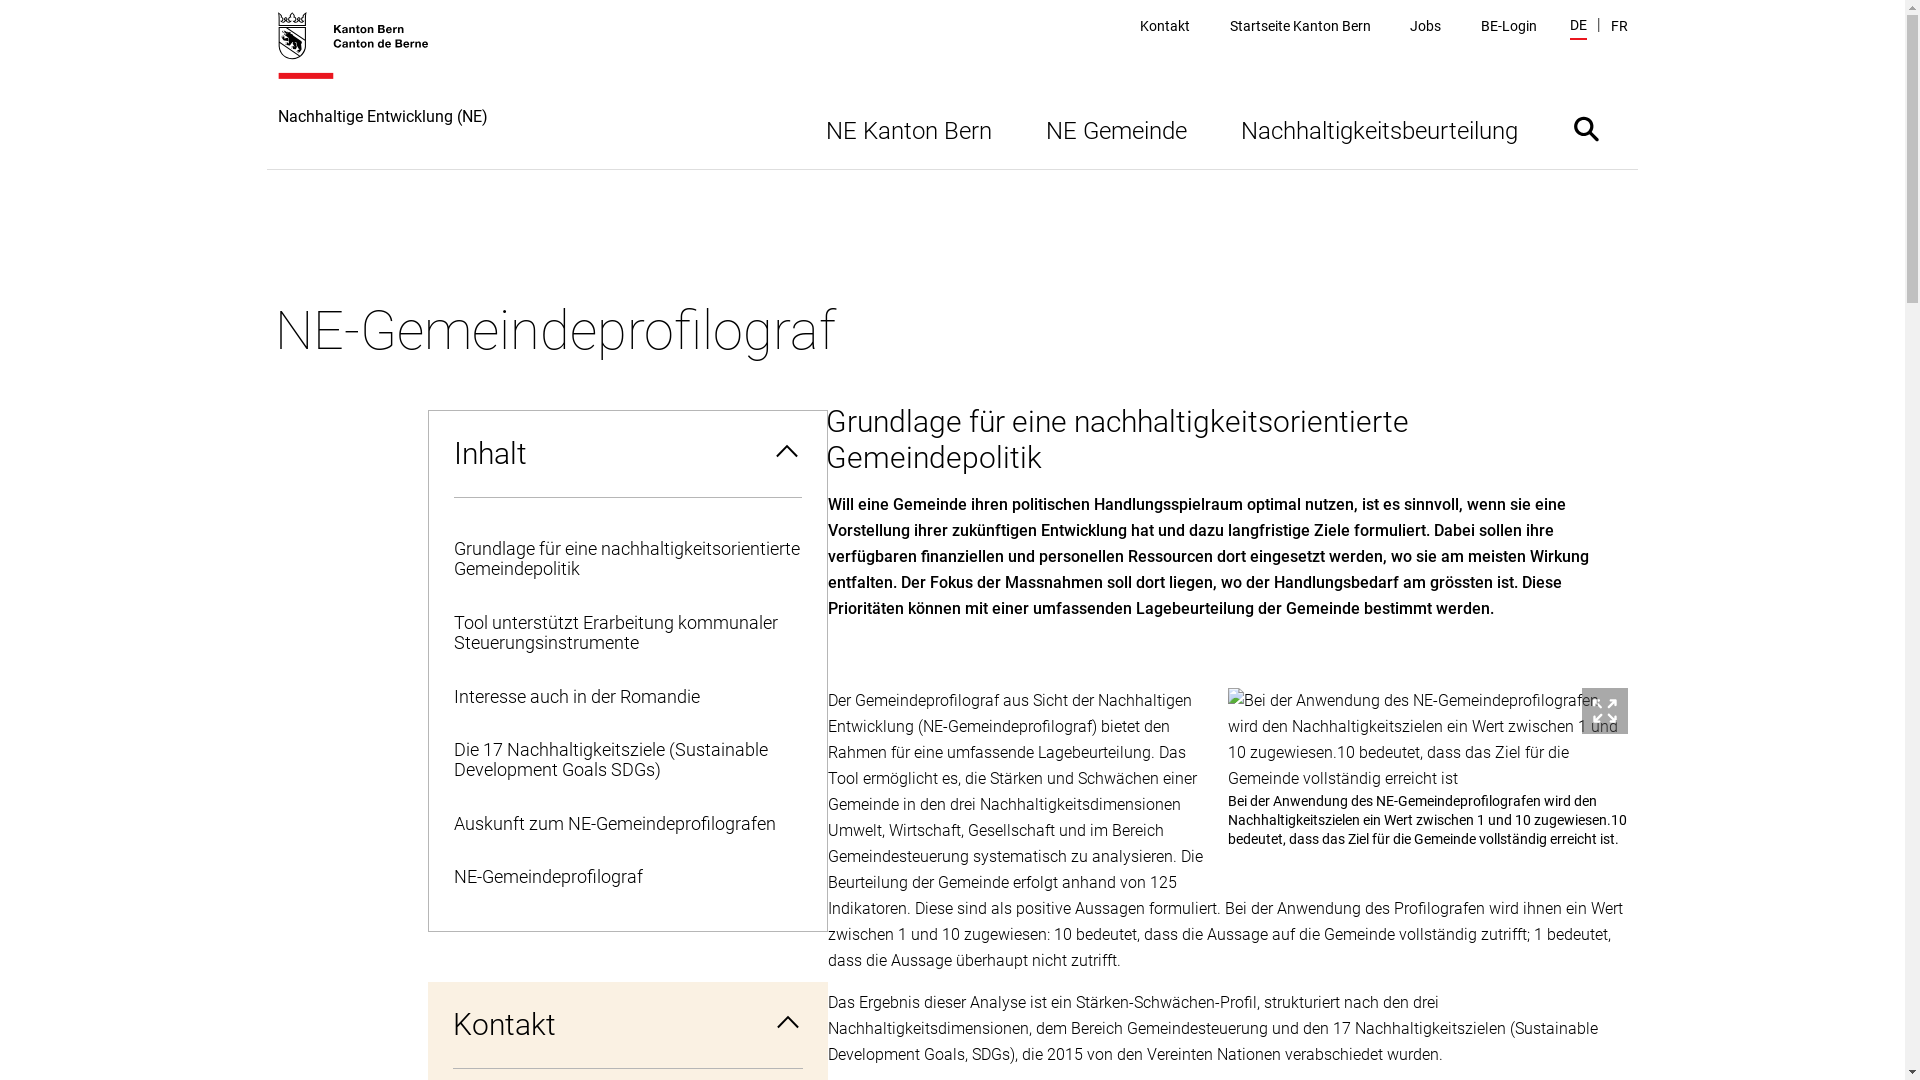 The width and height of the screenshot is (1920, 1080). What do you see at coordinates (1618, 26) in the screenshot?
I see `'FR'` at bounding box center [1618, 26].